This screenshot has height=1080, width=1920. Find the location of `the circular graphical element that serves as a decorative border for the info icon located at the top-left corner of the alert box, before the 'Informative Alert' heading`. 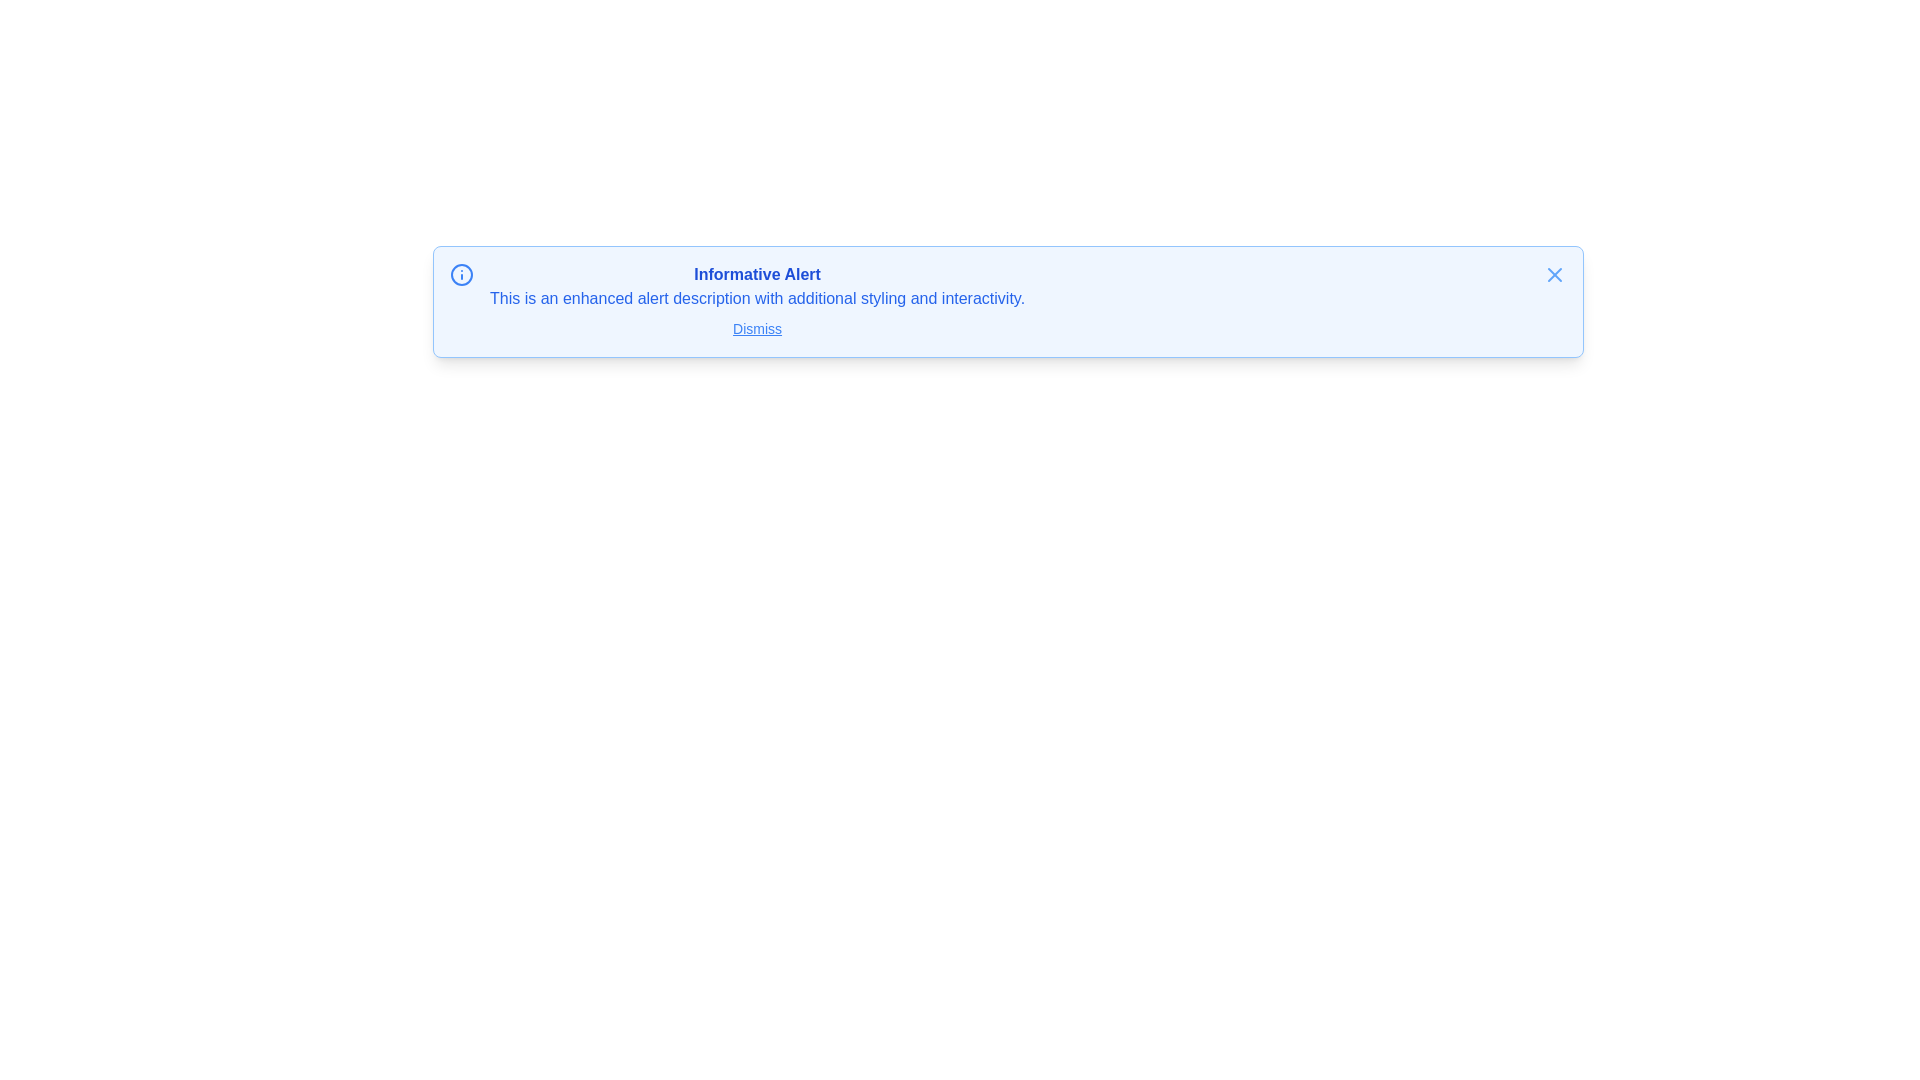

the circular graphical element that serves as a decorative border for the info icon located at the top-left corner of the alert box, before the 'Informative Alert' heading is located at coordinates (460, 274).